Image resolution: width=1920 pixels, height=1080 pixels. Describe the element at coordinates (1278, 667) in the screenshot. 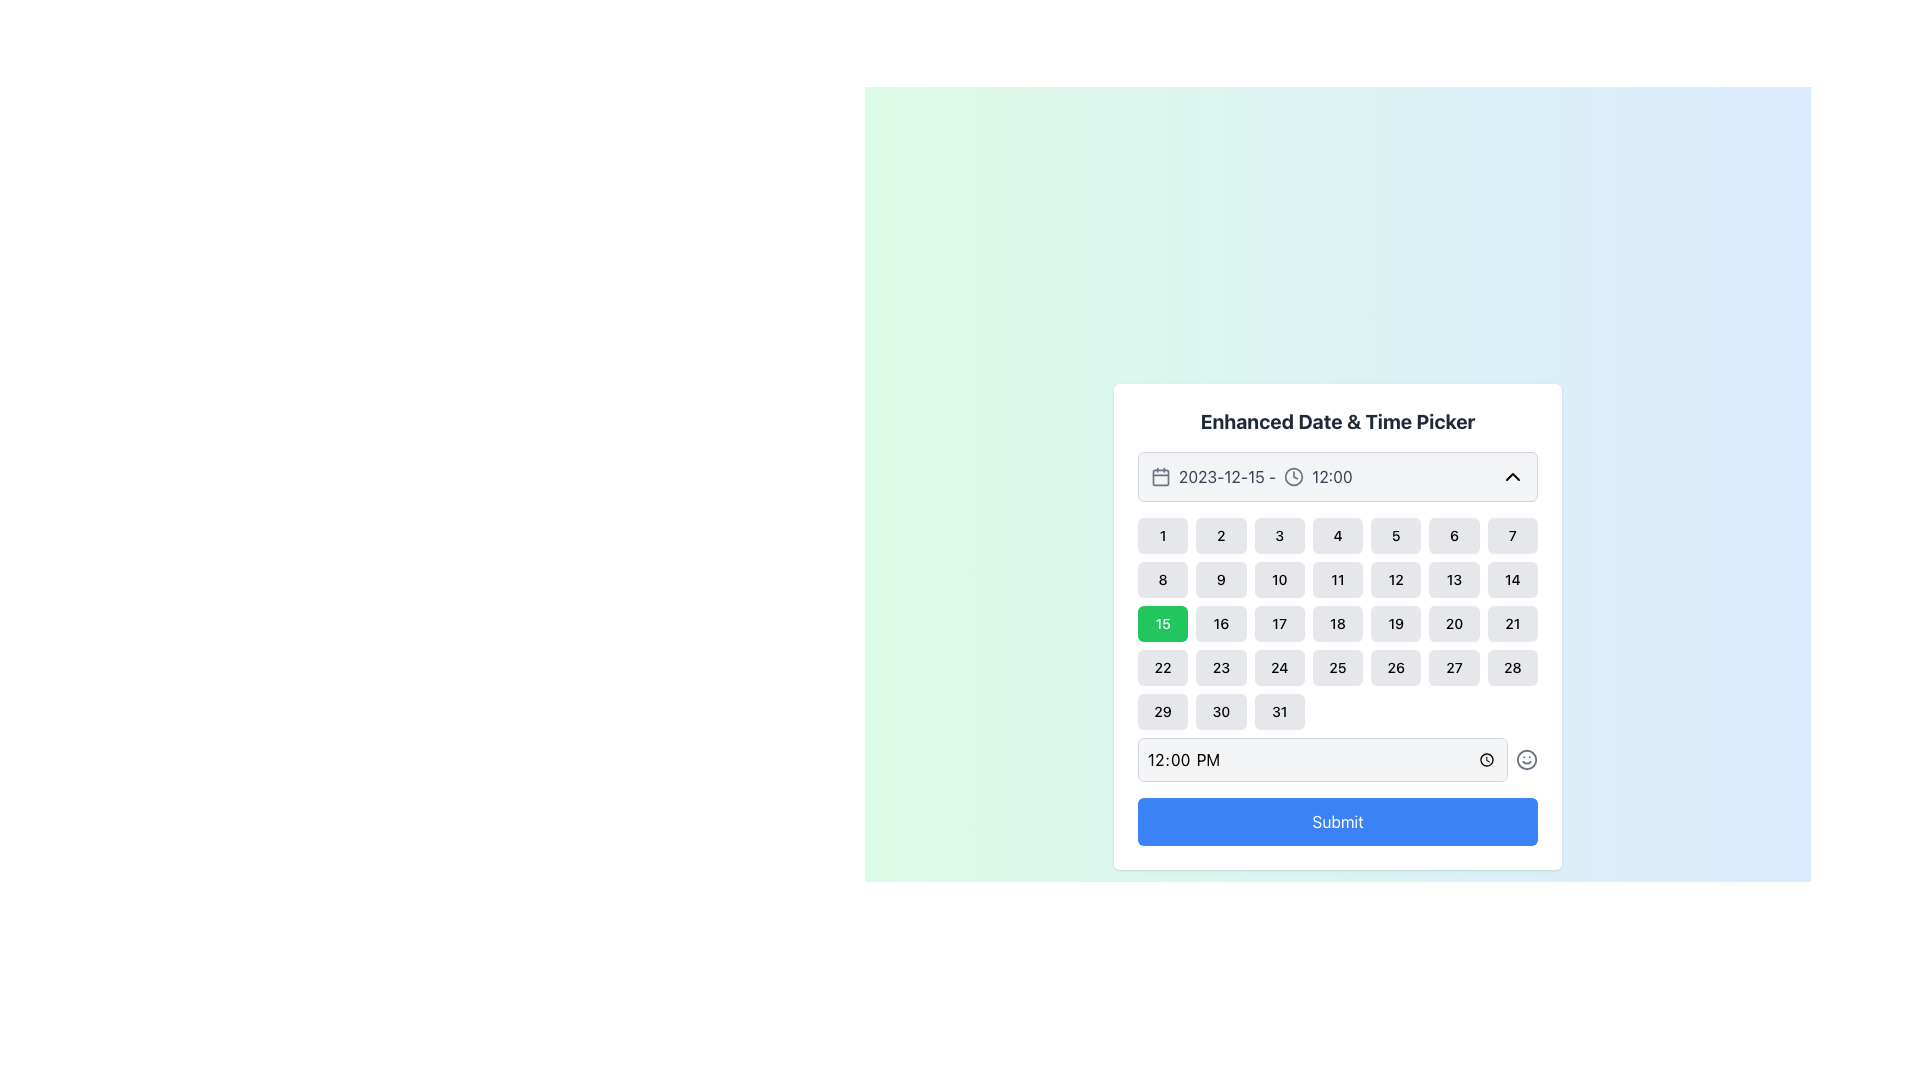

I see `the button representing the selectable calendar date '24' in the date picker UI` at that location.